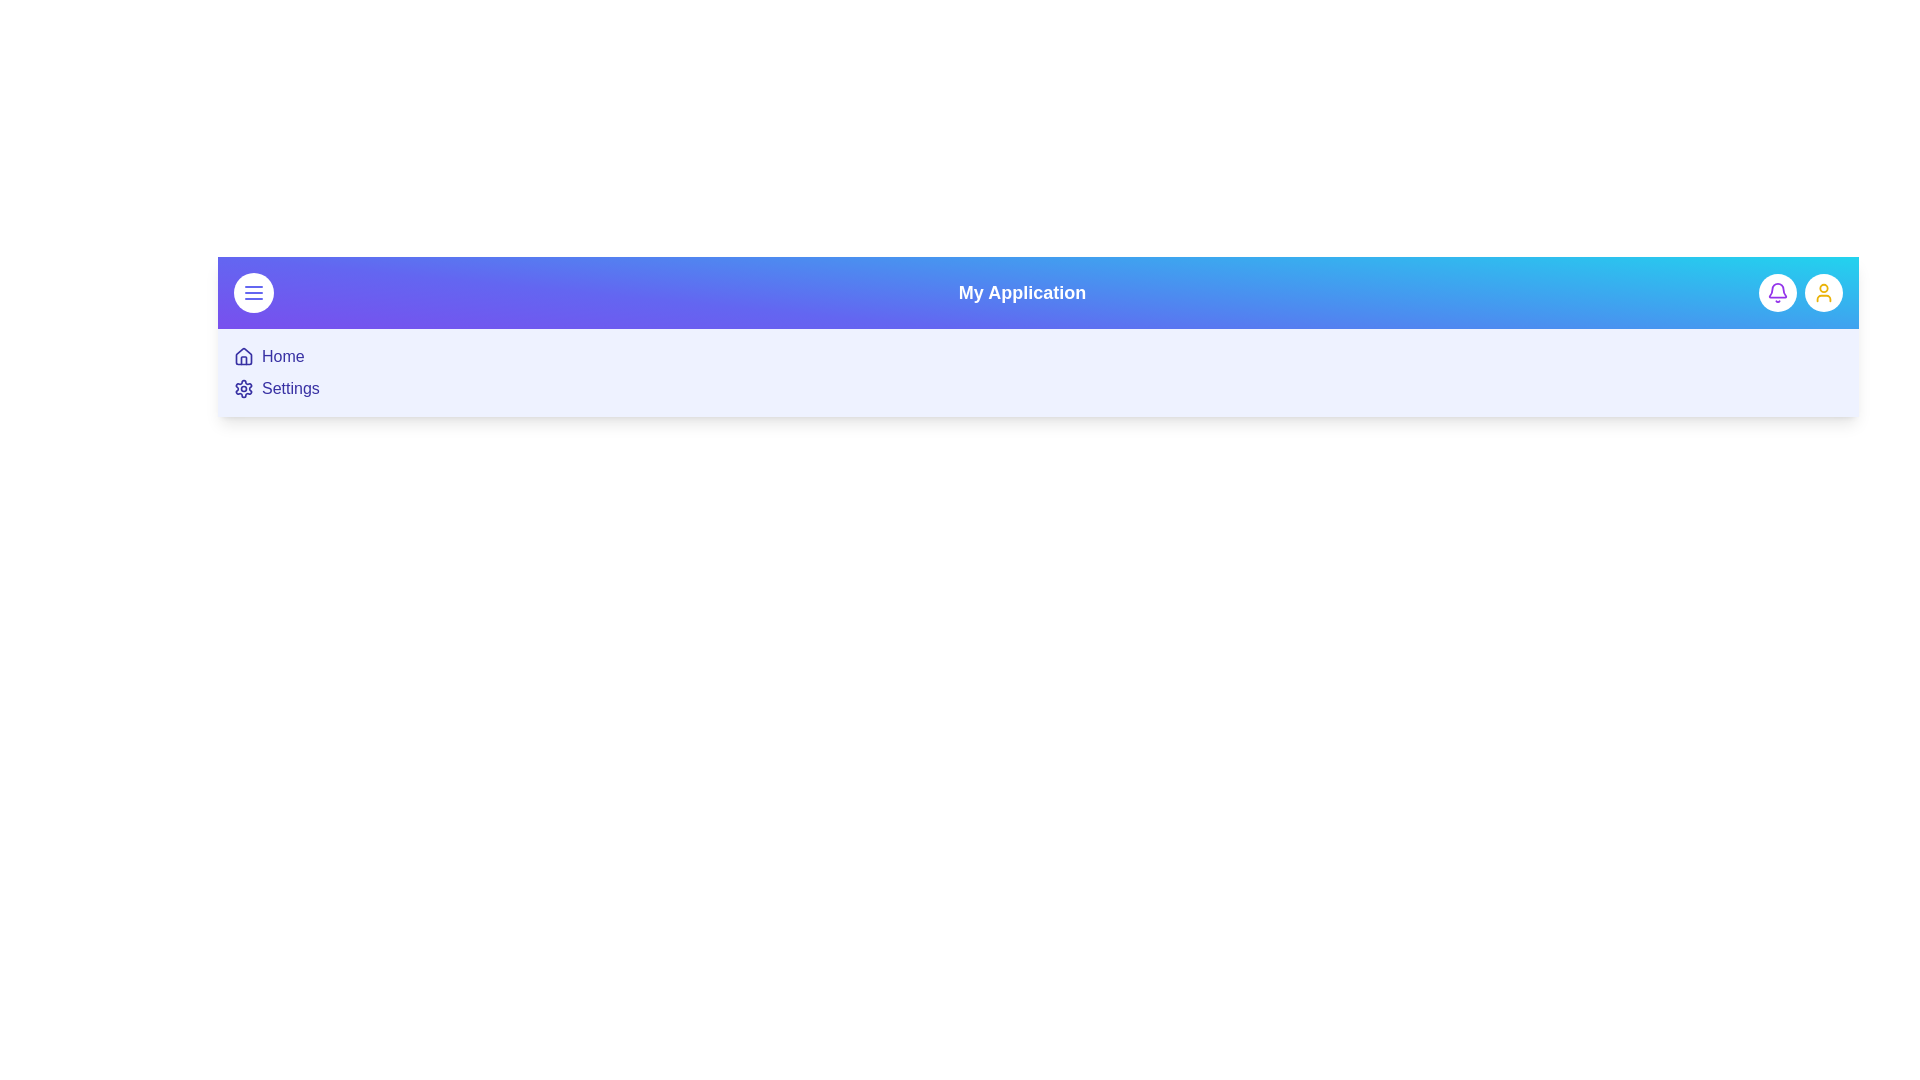  Describe the element at coordinates (243, 389) in the screenshot. I see `the 'Settings' menu item` at that location.